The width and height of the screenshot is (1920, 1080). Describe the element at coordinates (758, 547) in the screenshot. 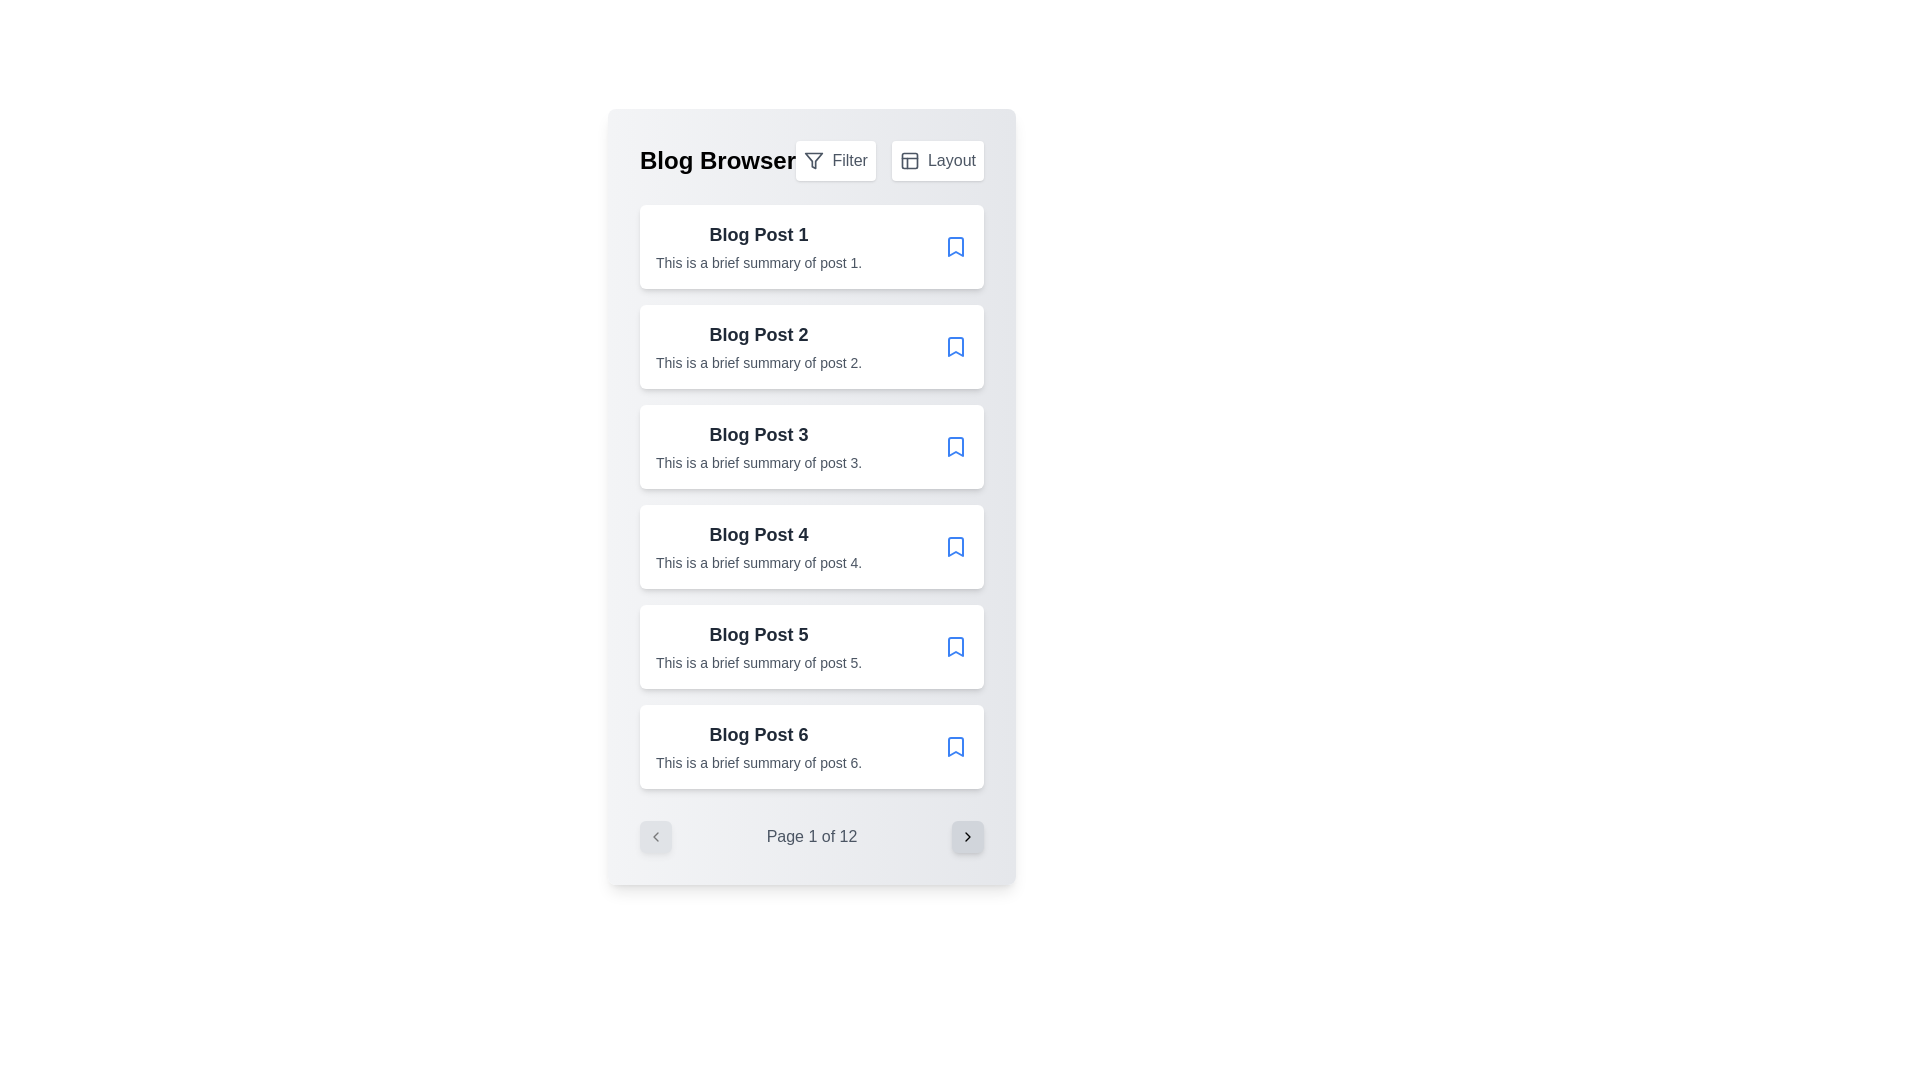

I see `the fourth list item that previews a blog post to read the summary and understand the content` at that location.